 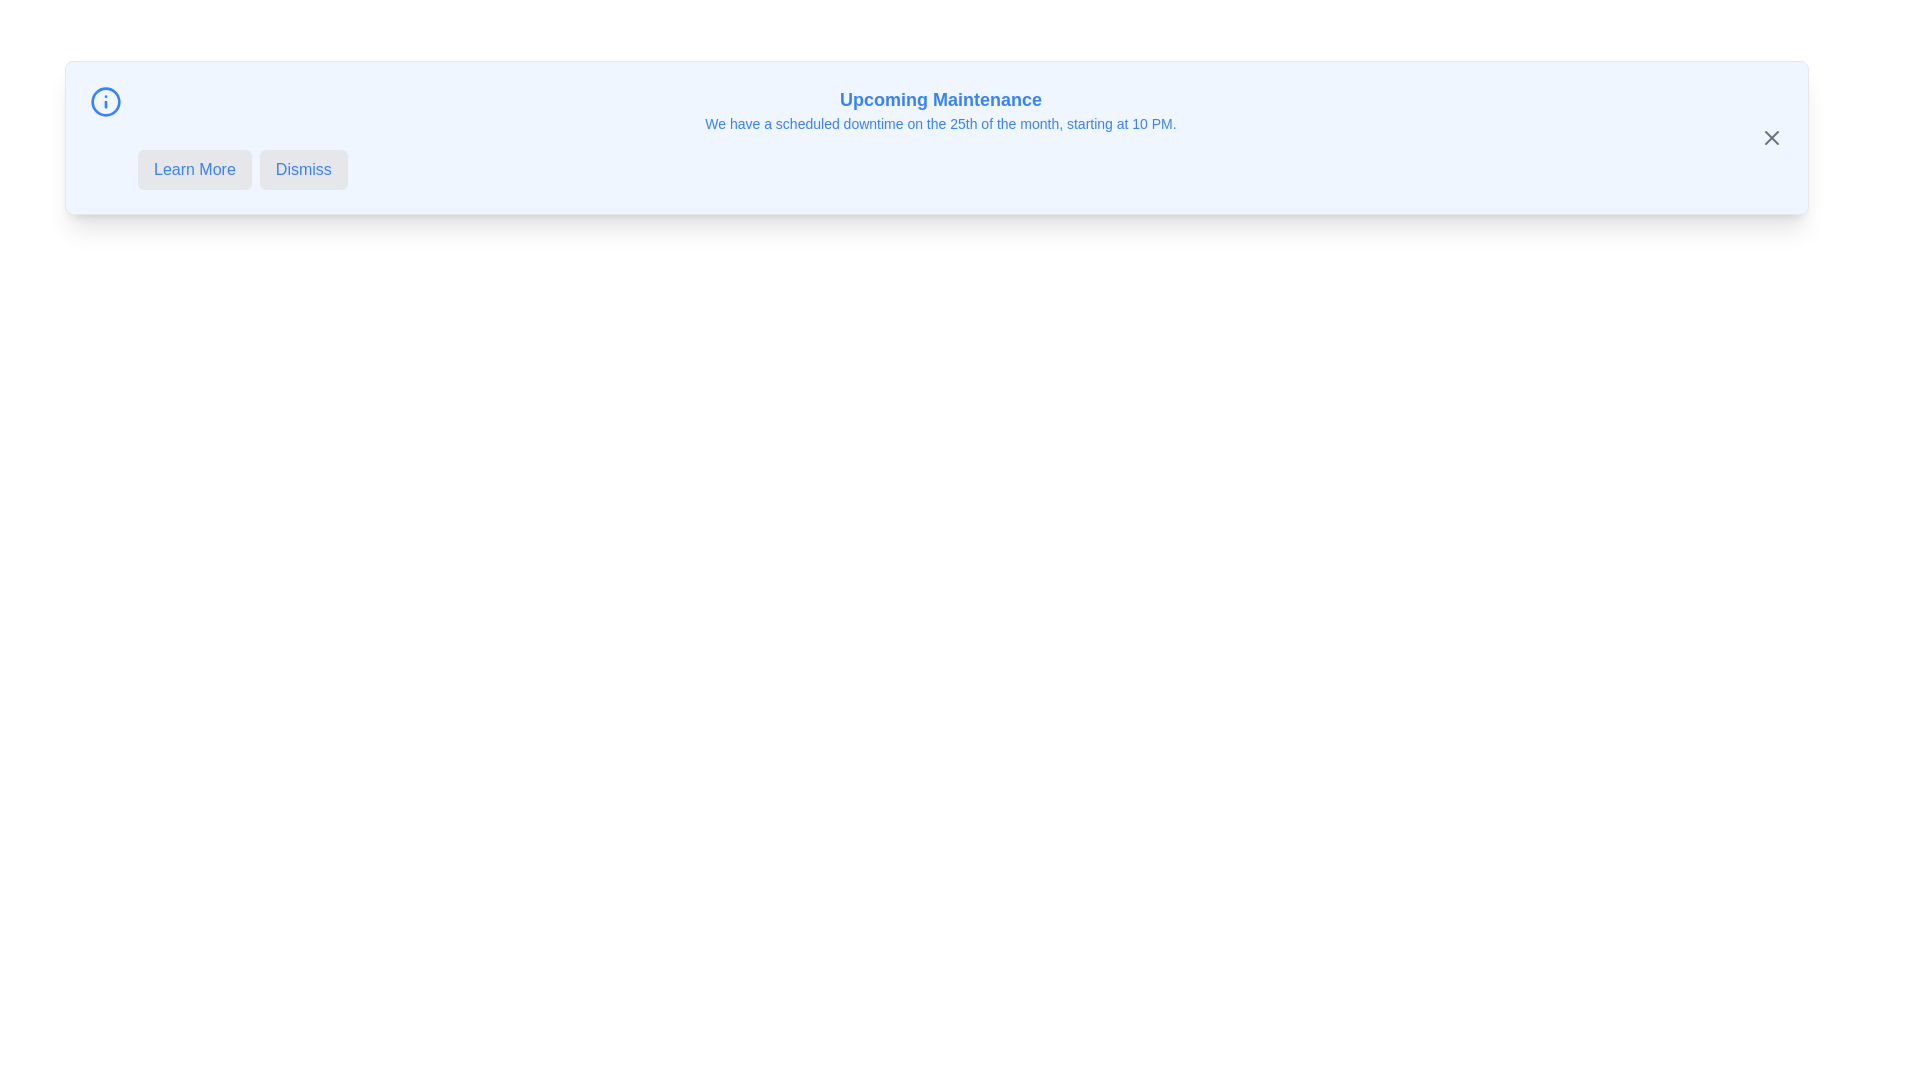 What do you see at coordinates (939, 123) in the screenshot?
I see `text element located directly below the 'Upcoming Maintenance' header, which conveys details about scheduled downtime` at bounding box center [939, 123].